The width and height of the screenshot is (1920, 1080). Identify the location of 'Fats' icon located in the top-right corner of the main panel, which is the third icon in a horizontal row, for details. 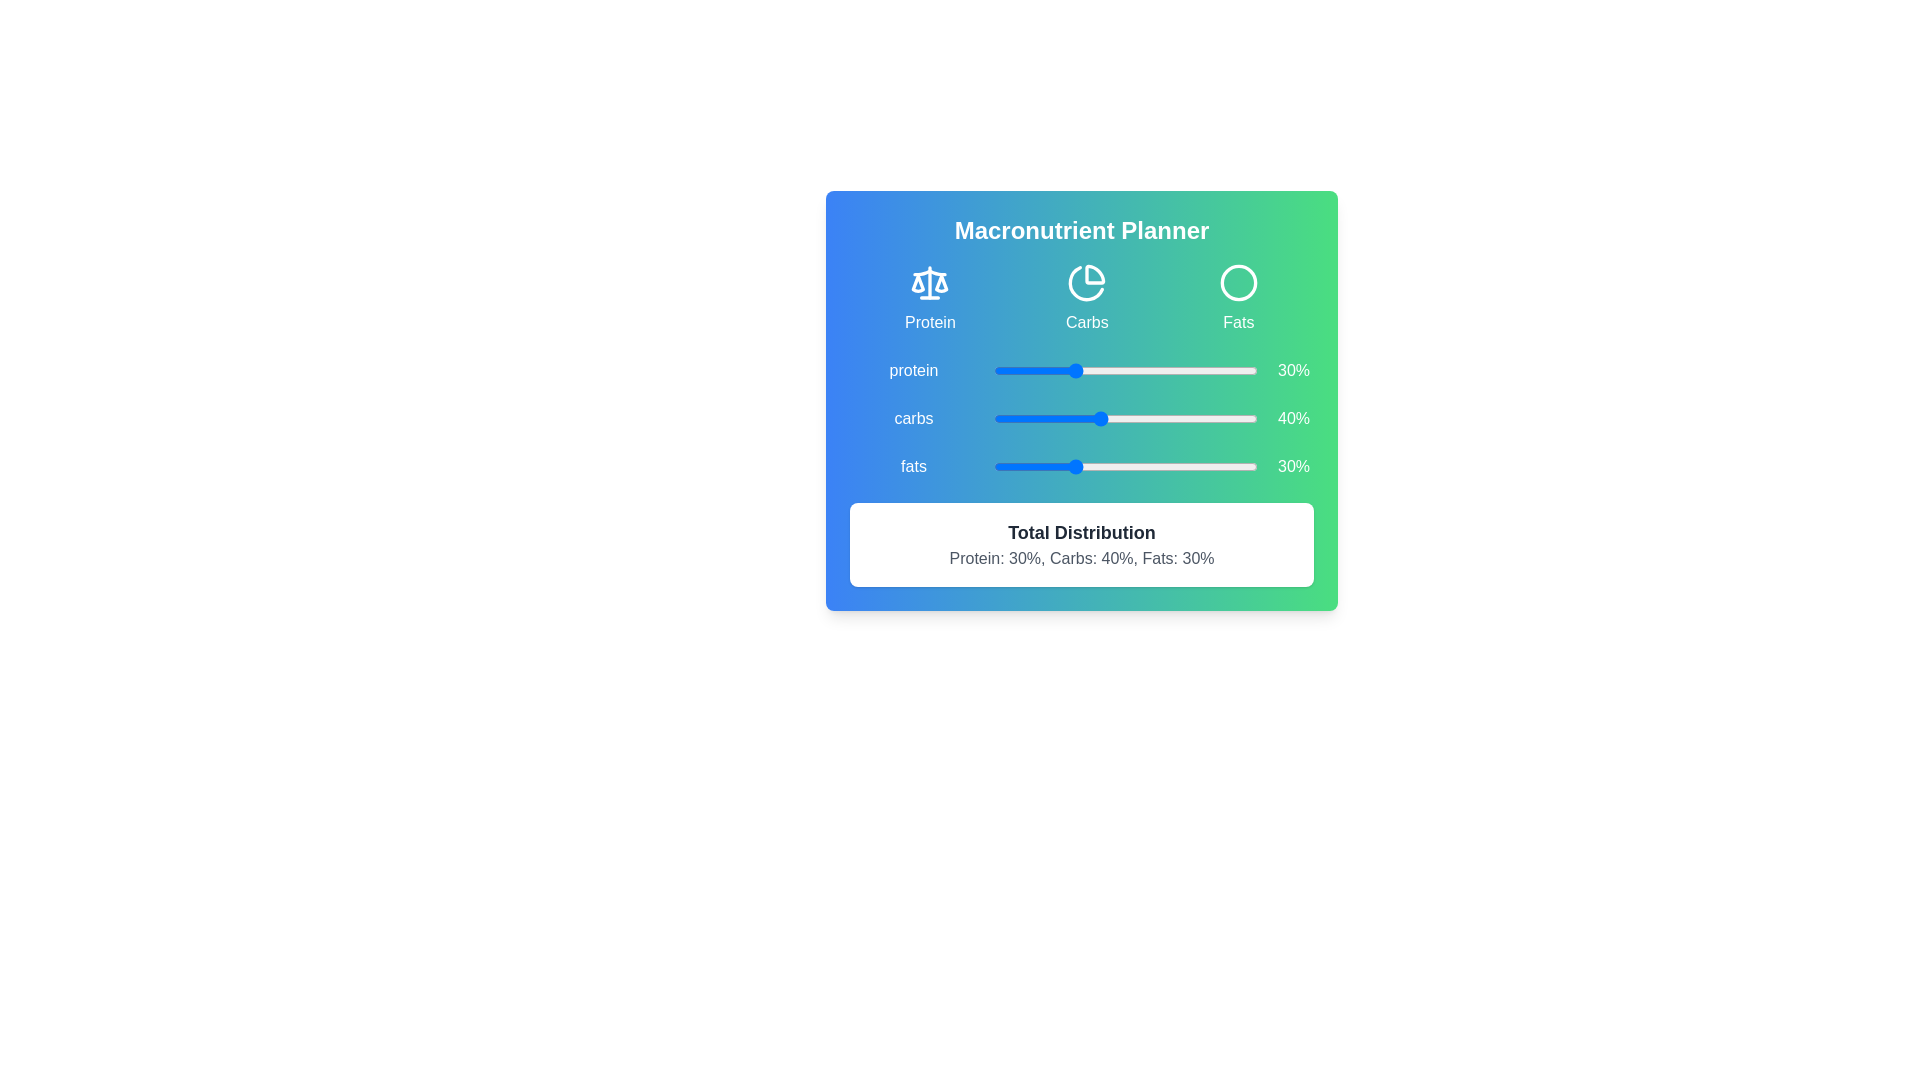
(1237, 282).